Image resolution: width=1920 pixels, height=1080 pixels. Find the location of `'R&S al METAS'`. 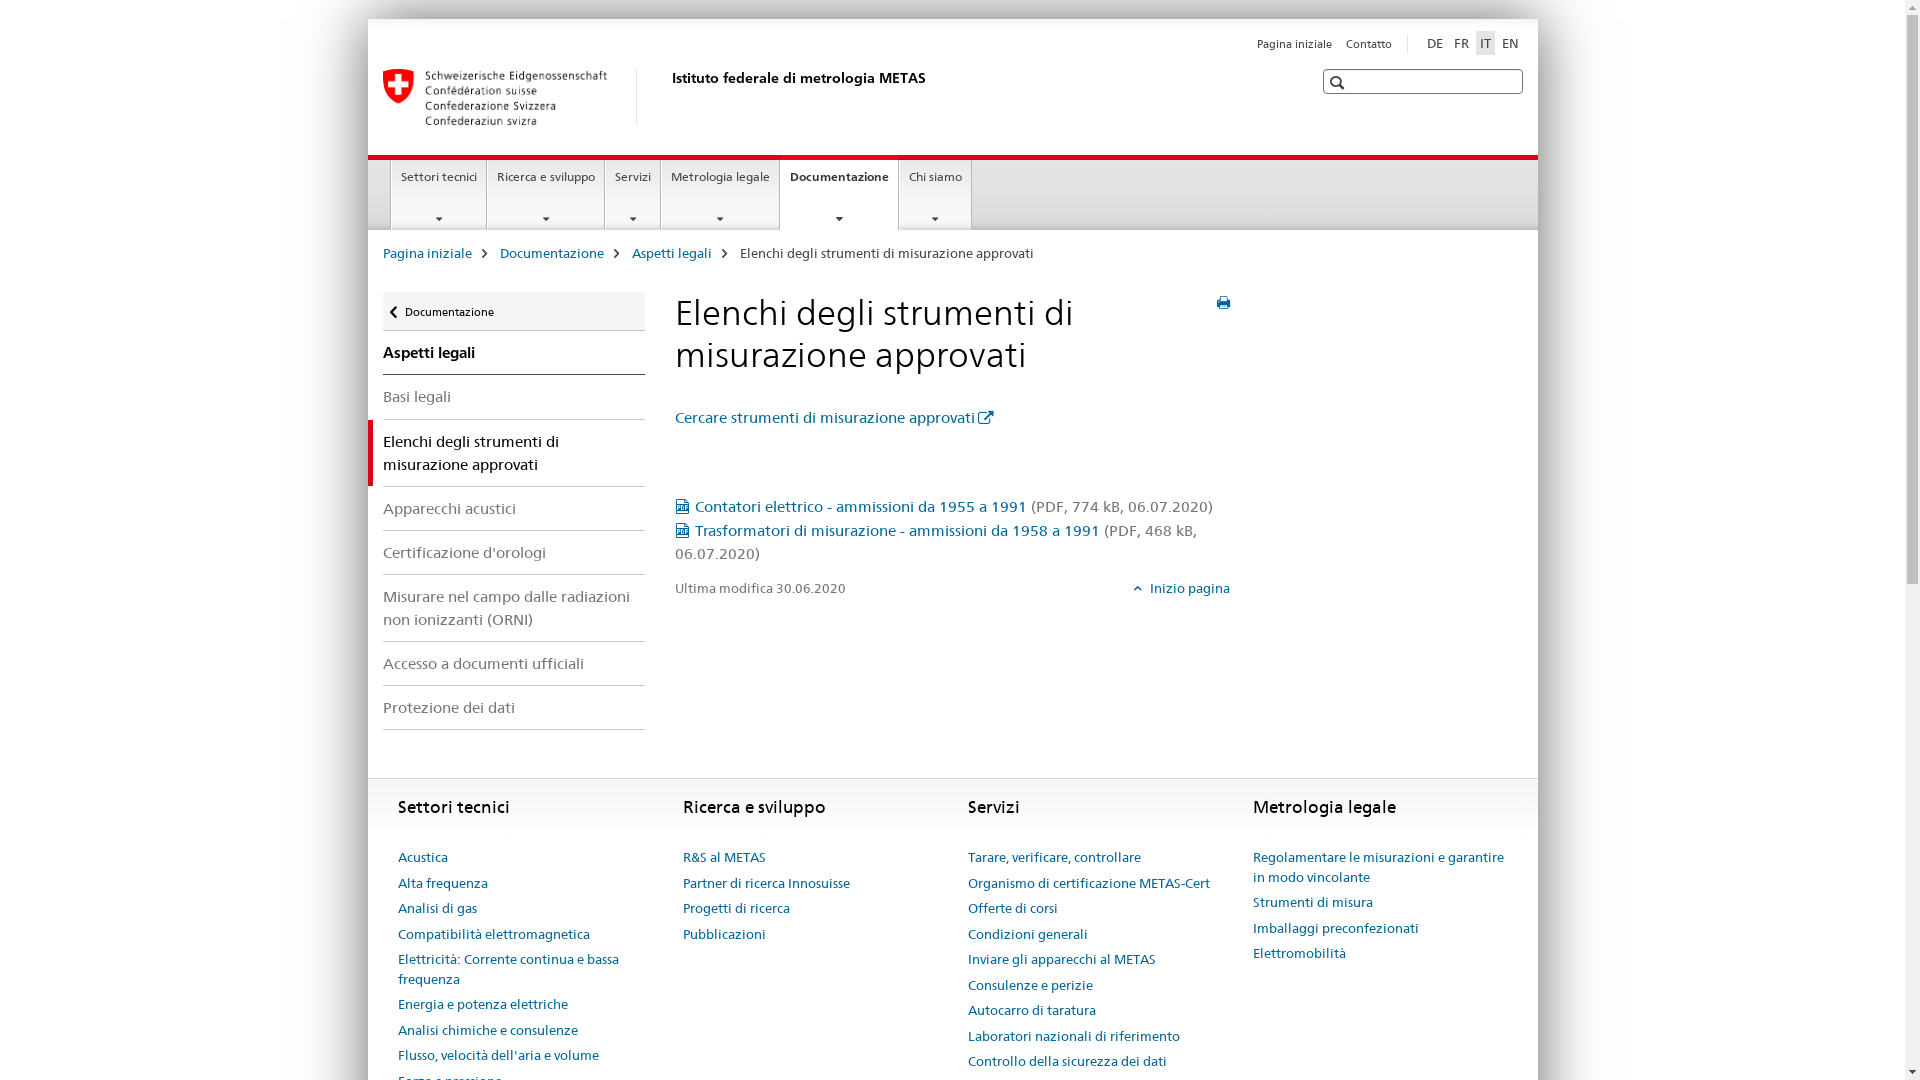

'R&S al METAS' is located at coordinates (722, 856).